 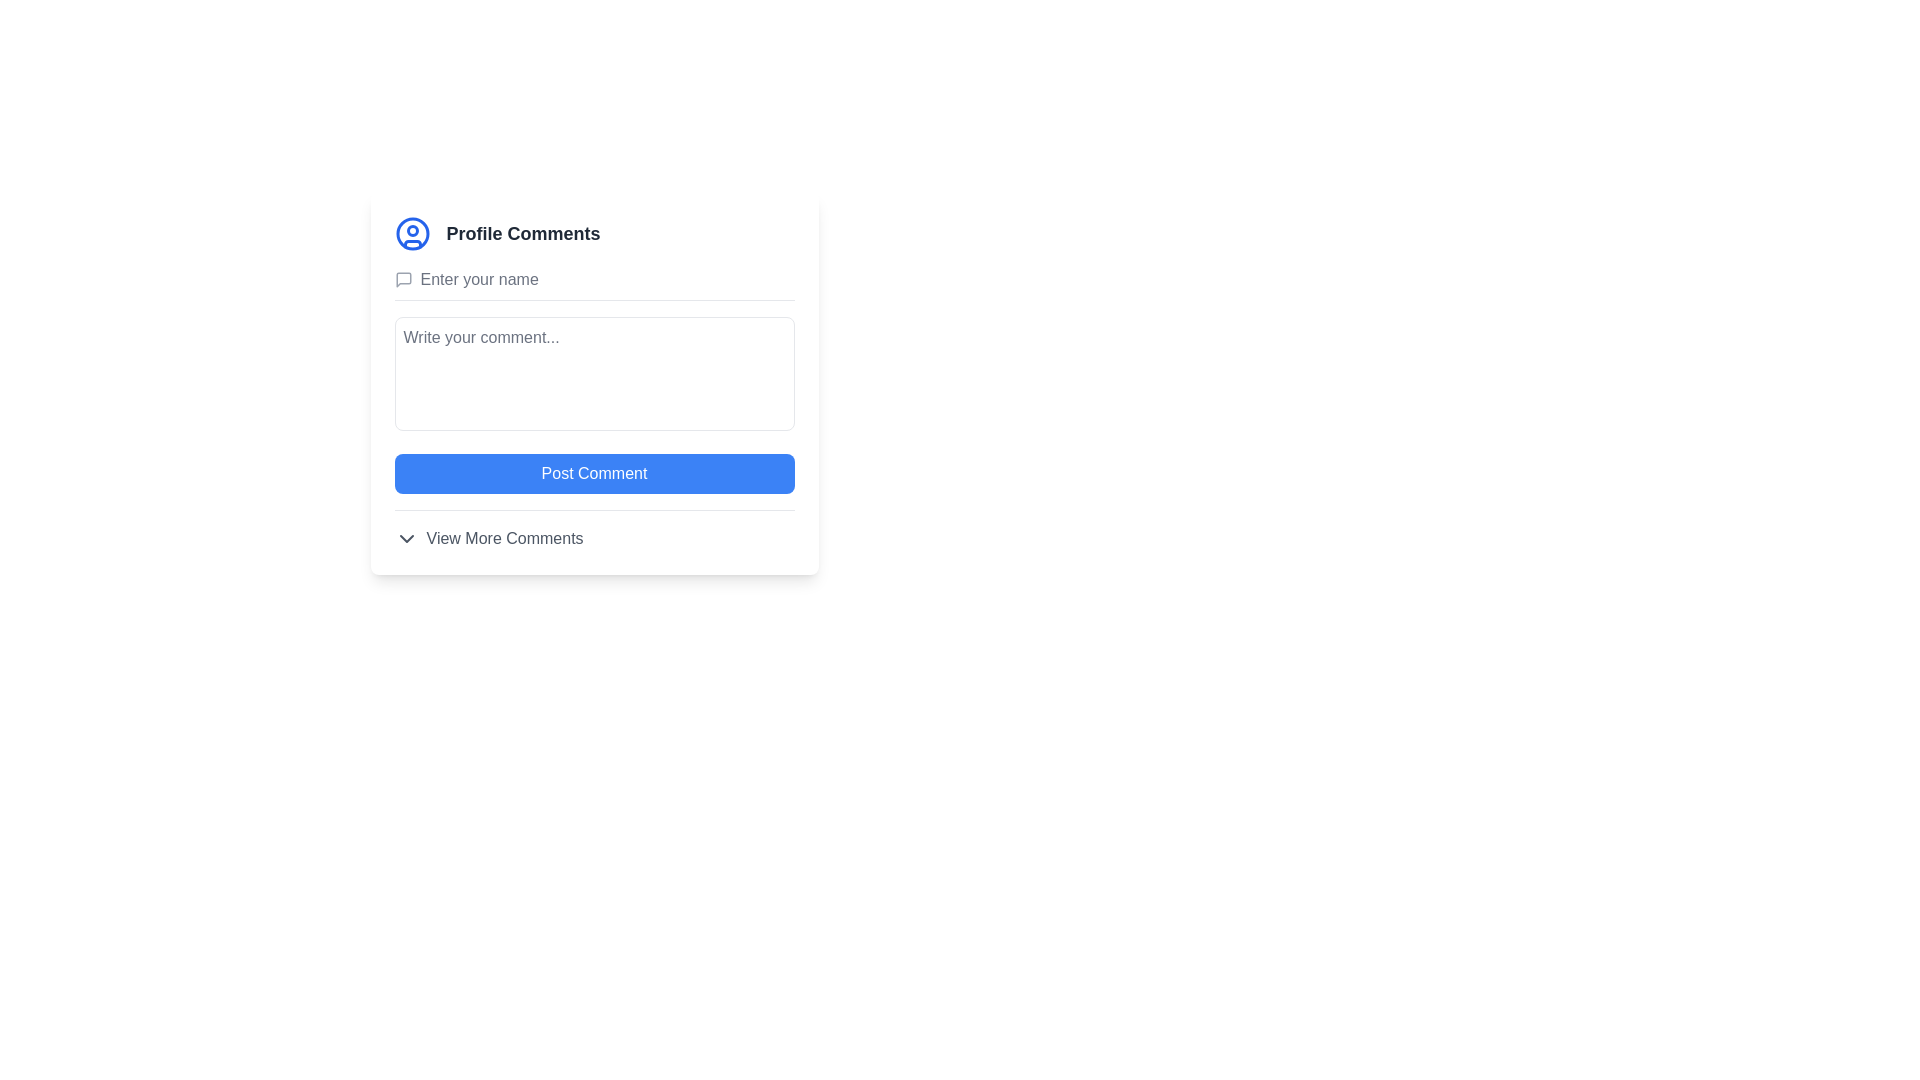 I want to click on the circular SVG shape representing the user's profile picture located in the top-left portion of the card header beside the 'Profile Comments' label, so click(x=411, y=233).